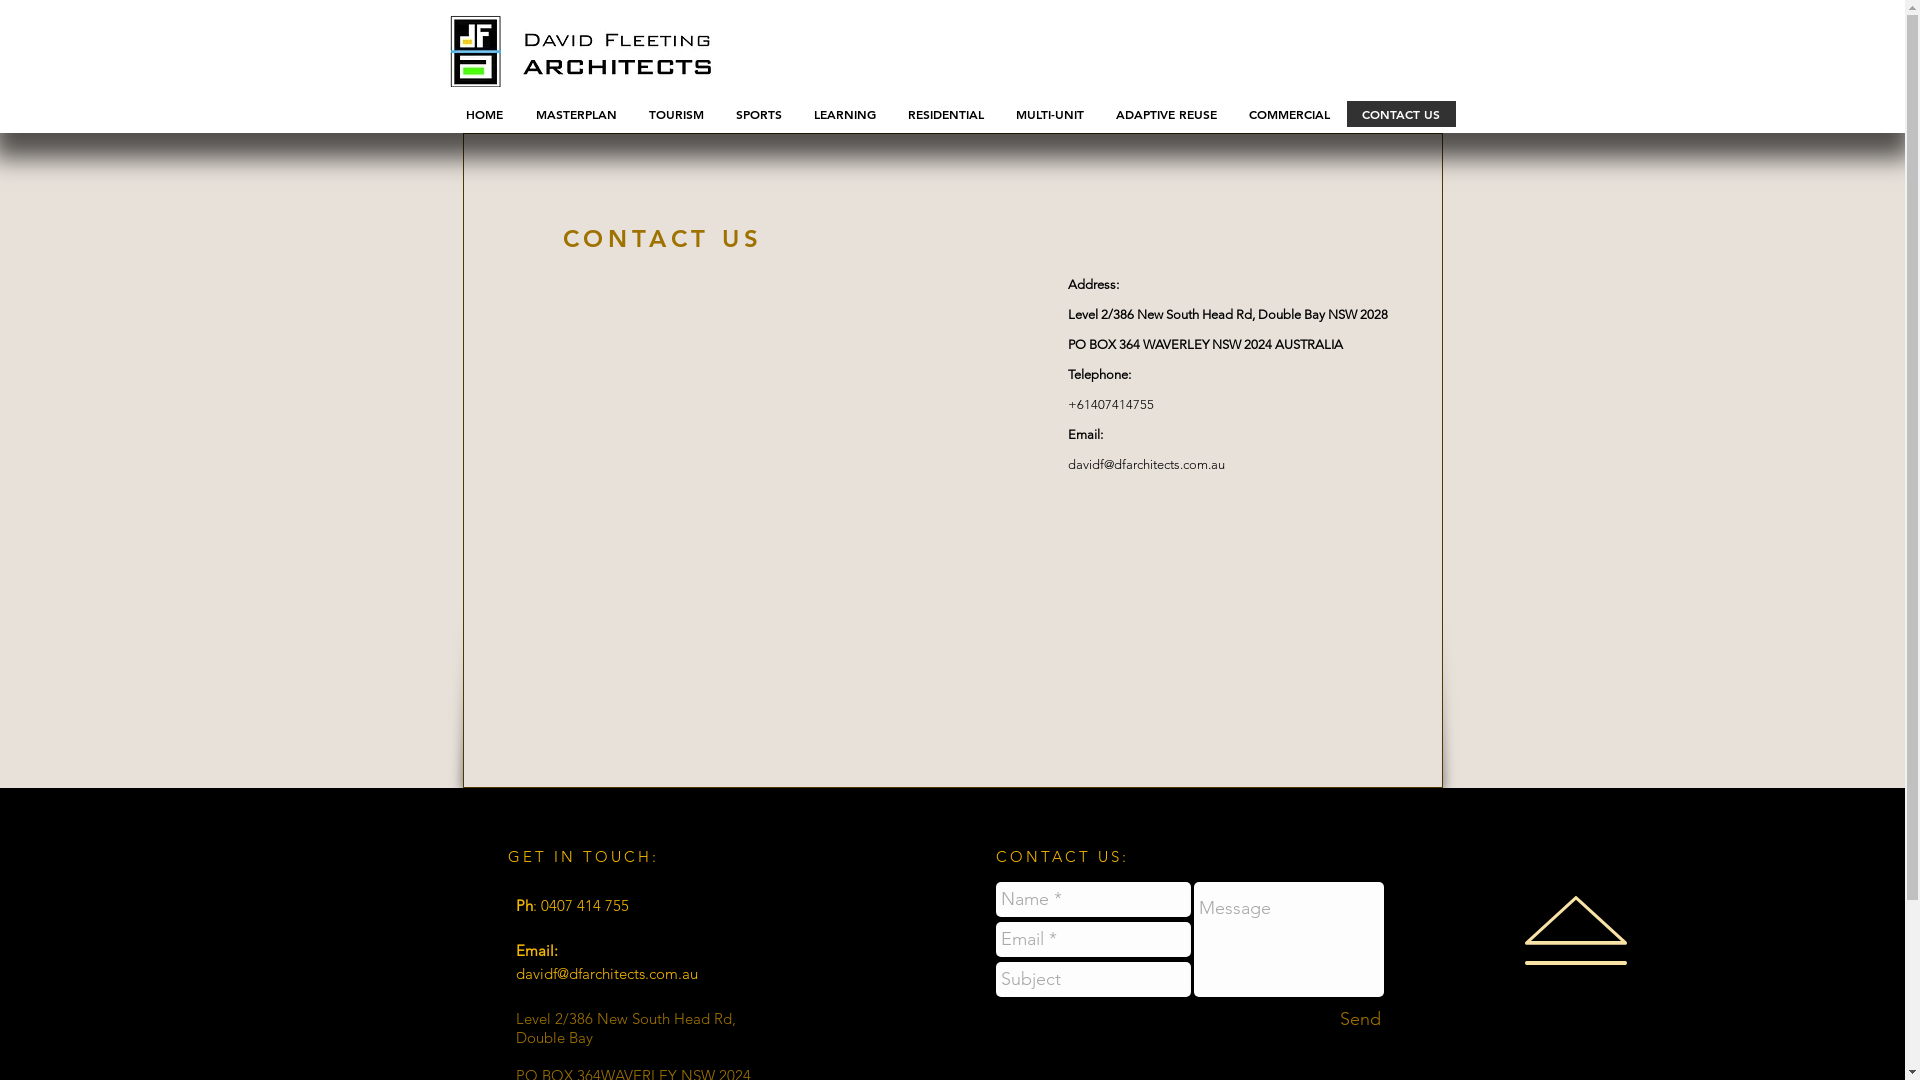 This screenshot has width=1920, height=1080. I want to click on 'MULTI-UNIT', so click(1049, 114).